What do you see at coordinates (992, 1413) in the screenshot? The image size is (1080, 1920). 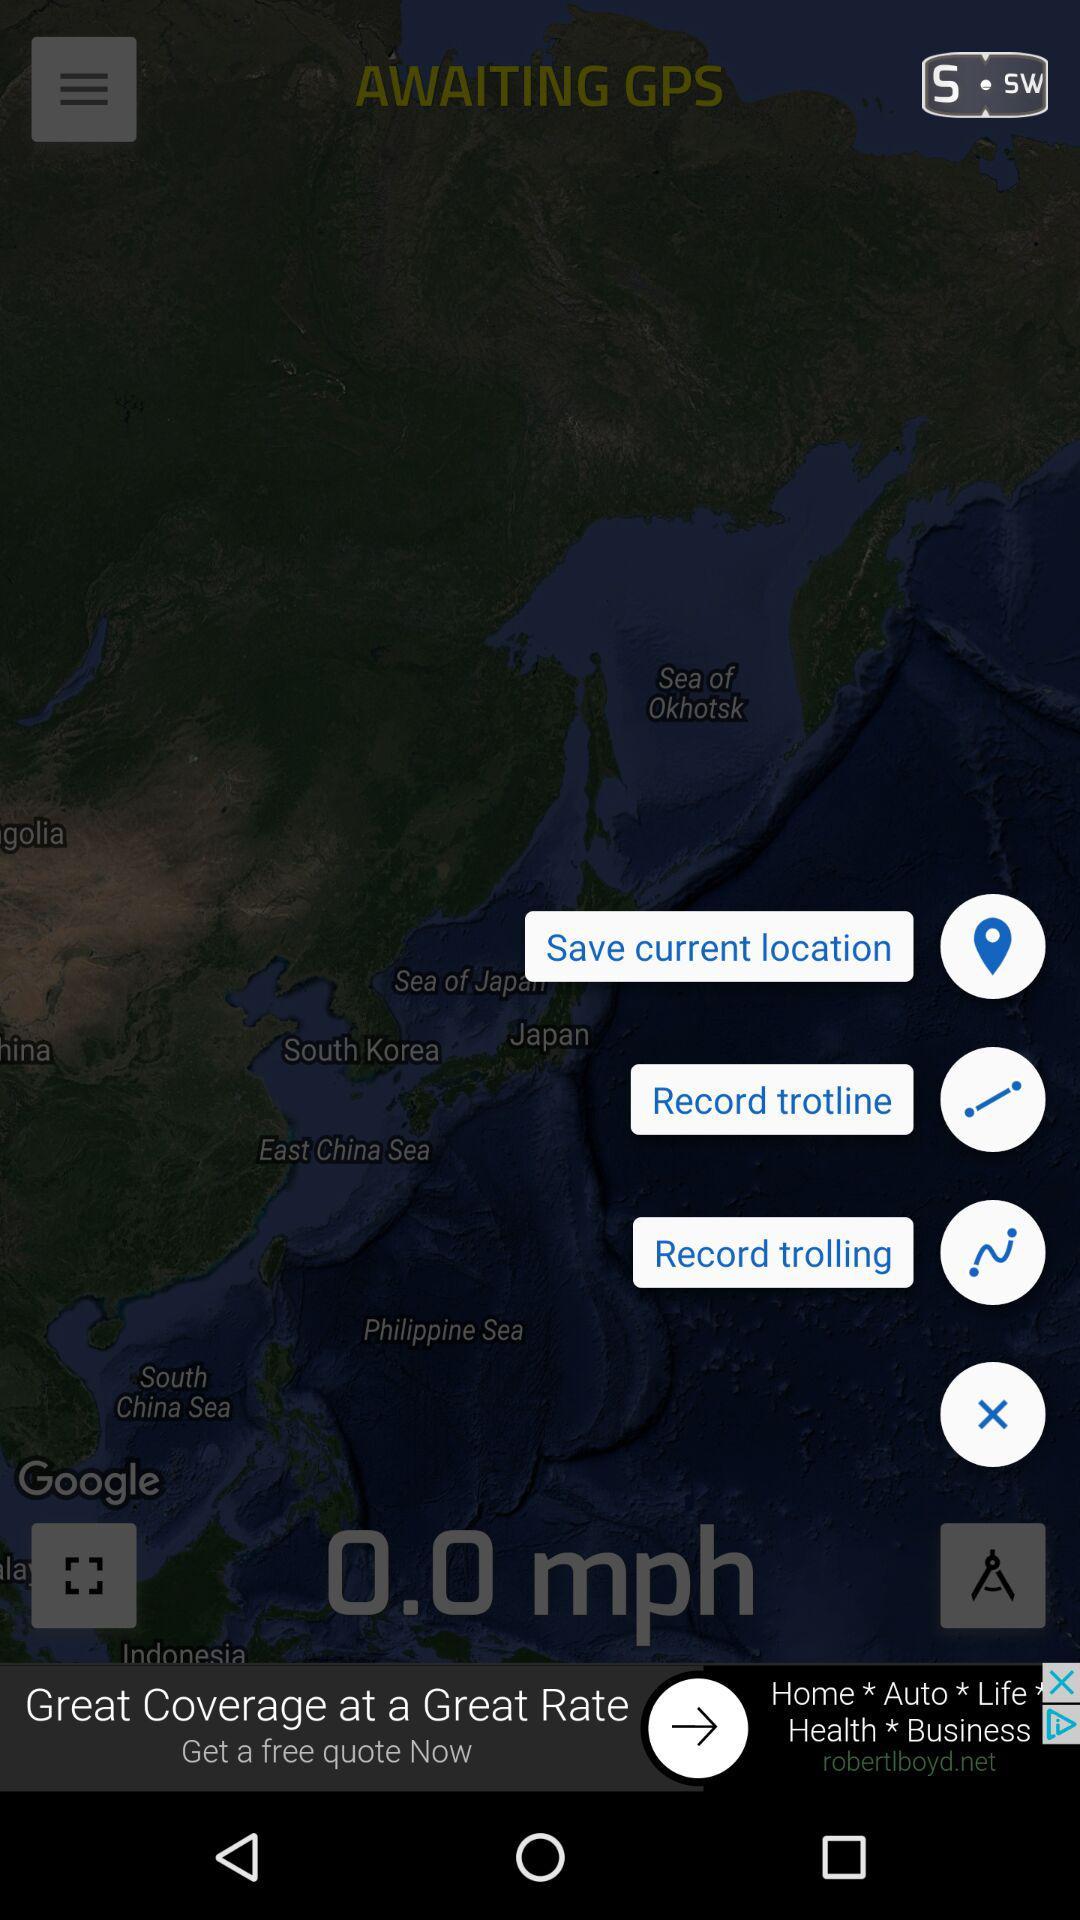 I see `close icon` at bounding box center [992, 1413].